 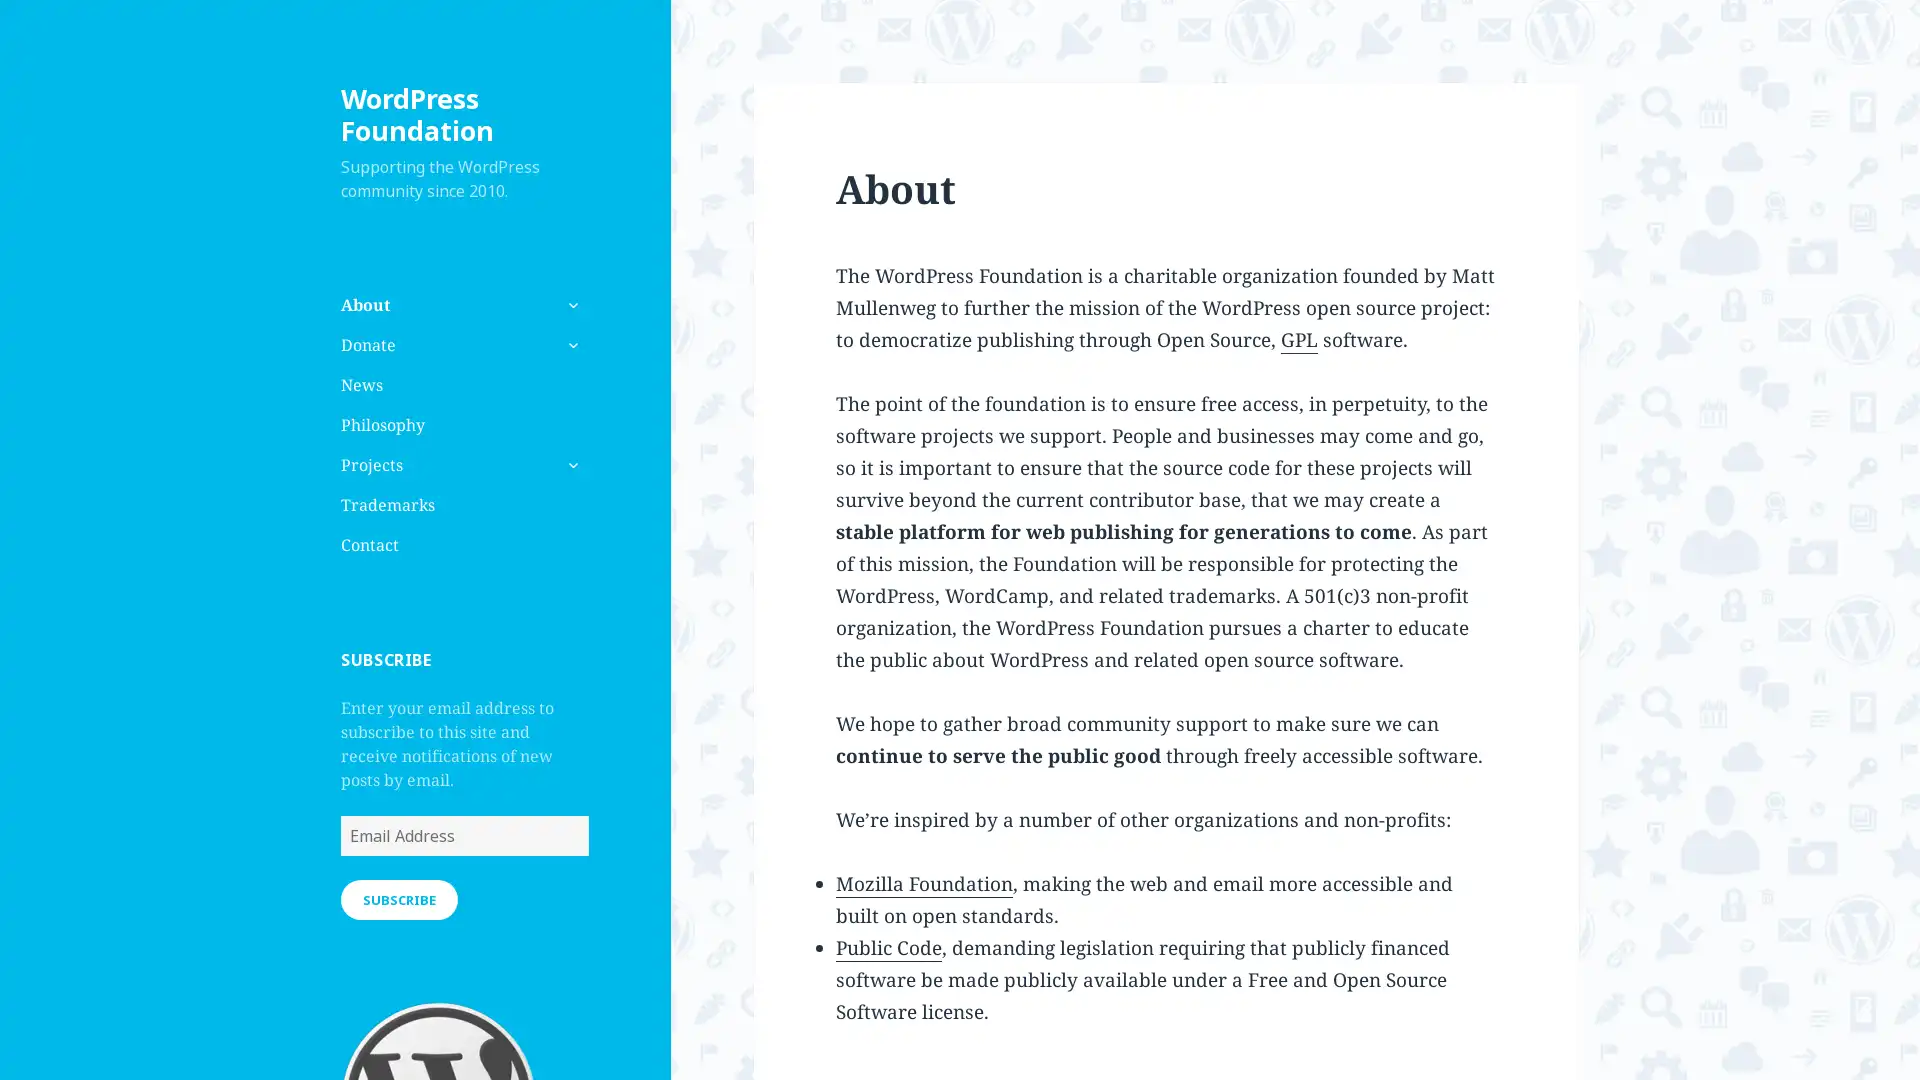 I want to click on expand child menu, so click(x=570, y=465).